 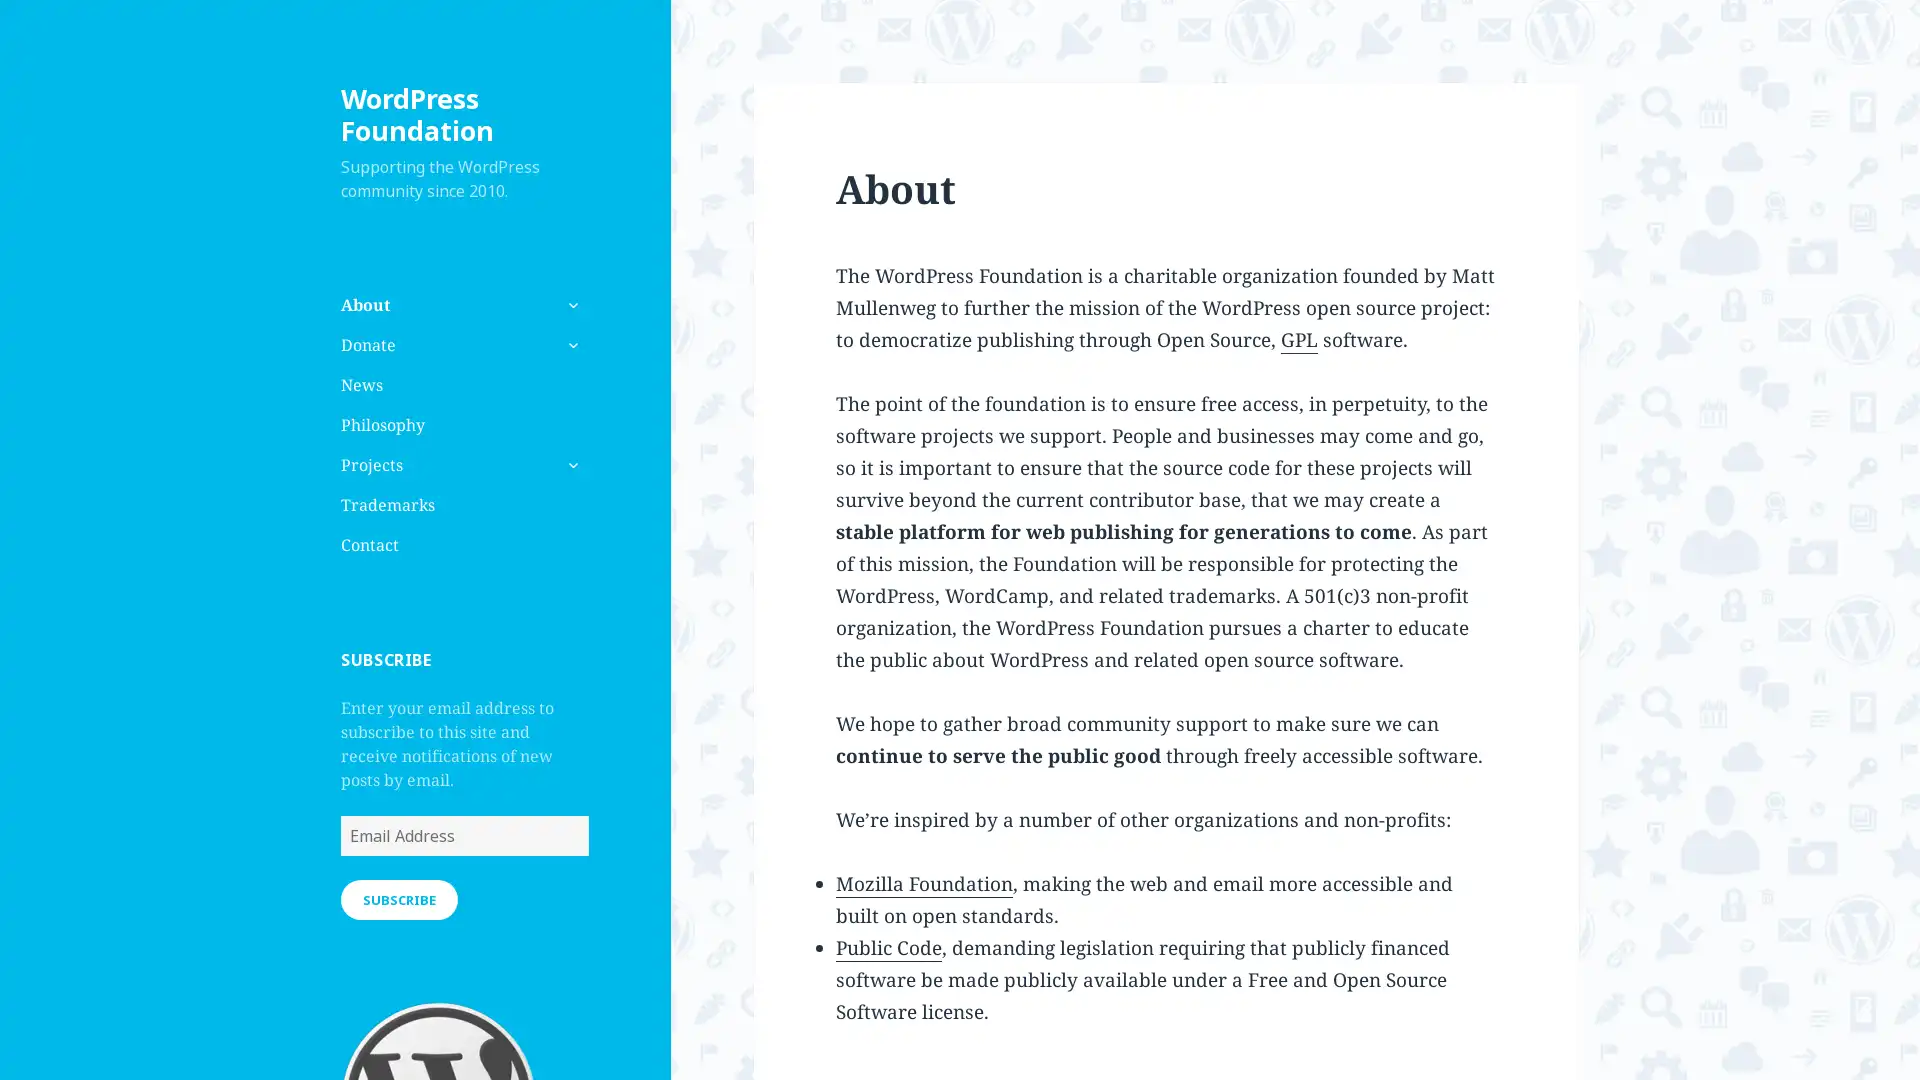 I want to click on expand child menu, so click(x=570, y=465).